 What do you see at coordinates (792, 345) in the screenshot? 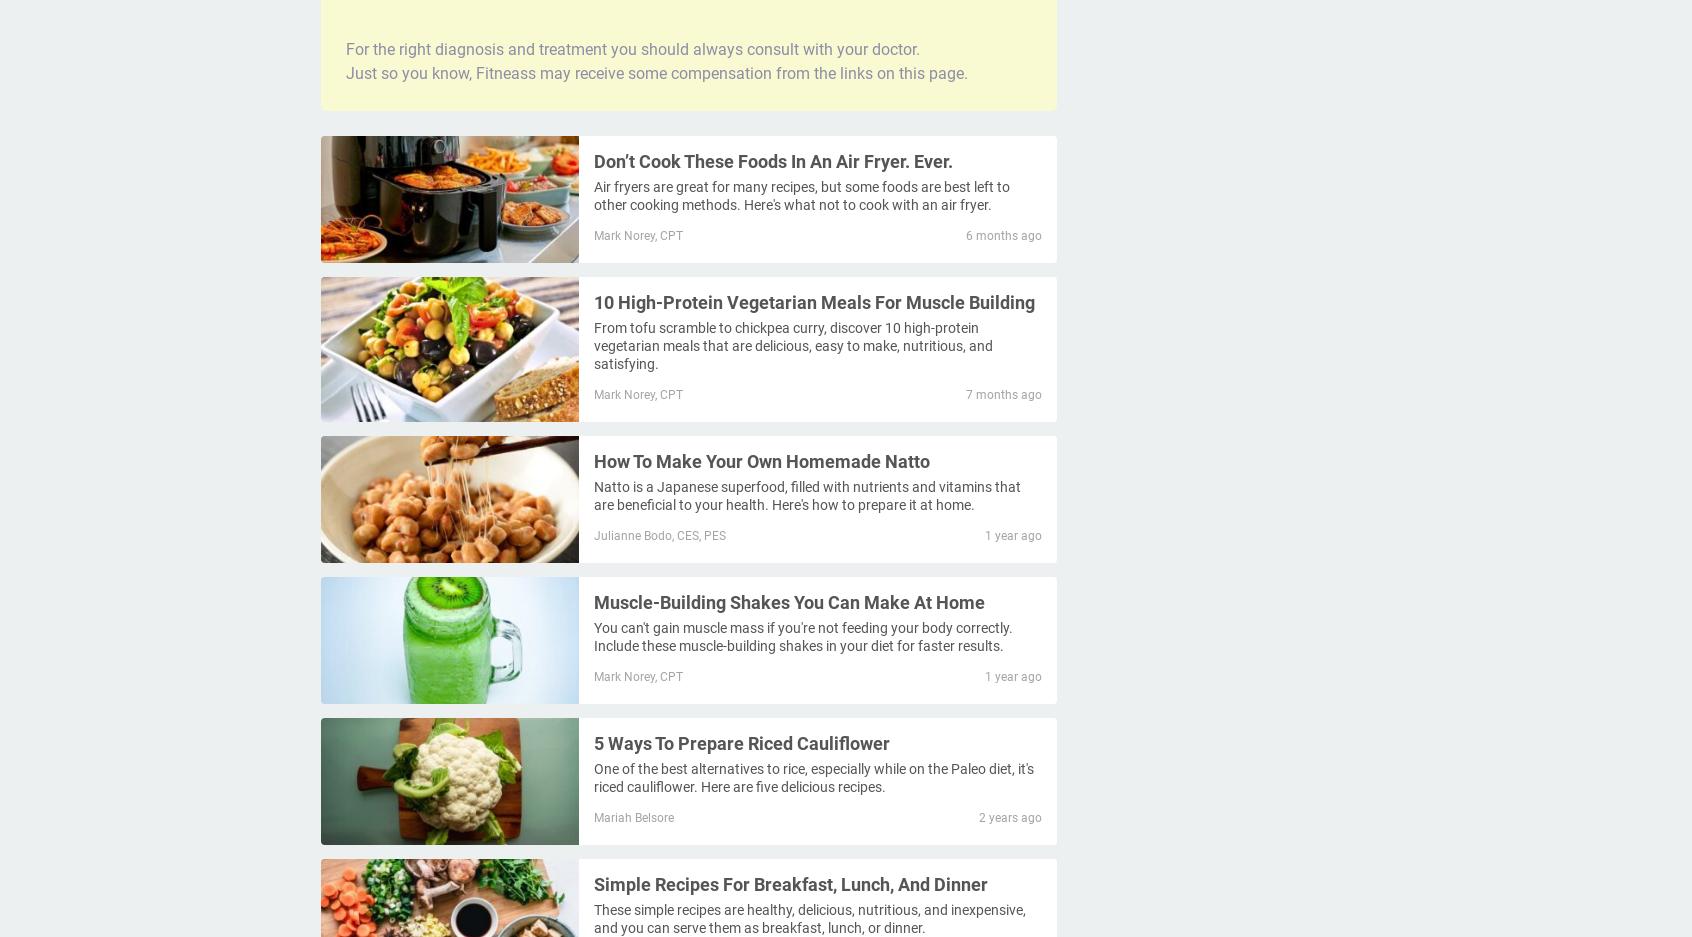
I see `'From tofu scramble to chickpea curry, discover 10 high-protein vegetarian meals that are delicious, easy to make, nutritious, and satisfying.'` at bounding box center [792, 345].